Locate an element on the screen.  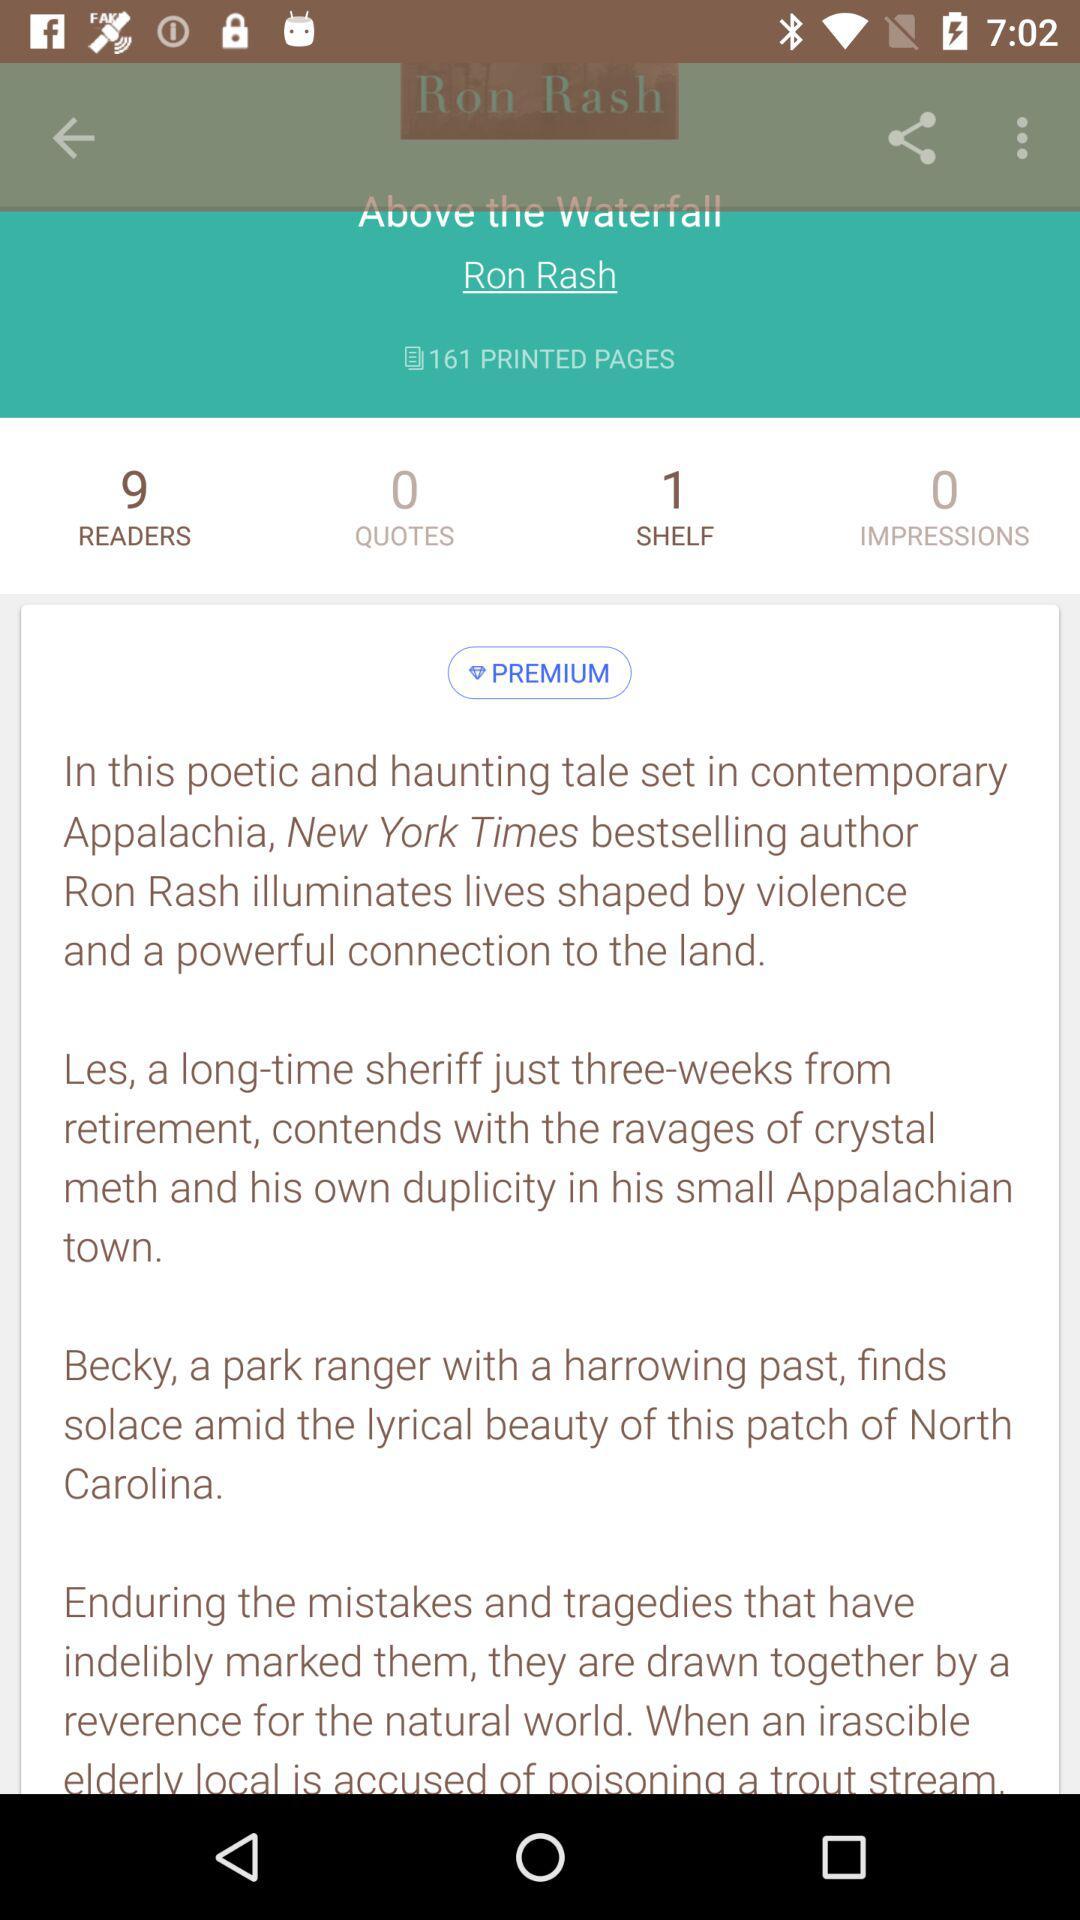
item above 9 icon is located at coordinates (72, 137).